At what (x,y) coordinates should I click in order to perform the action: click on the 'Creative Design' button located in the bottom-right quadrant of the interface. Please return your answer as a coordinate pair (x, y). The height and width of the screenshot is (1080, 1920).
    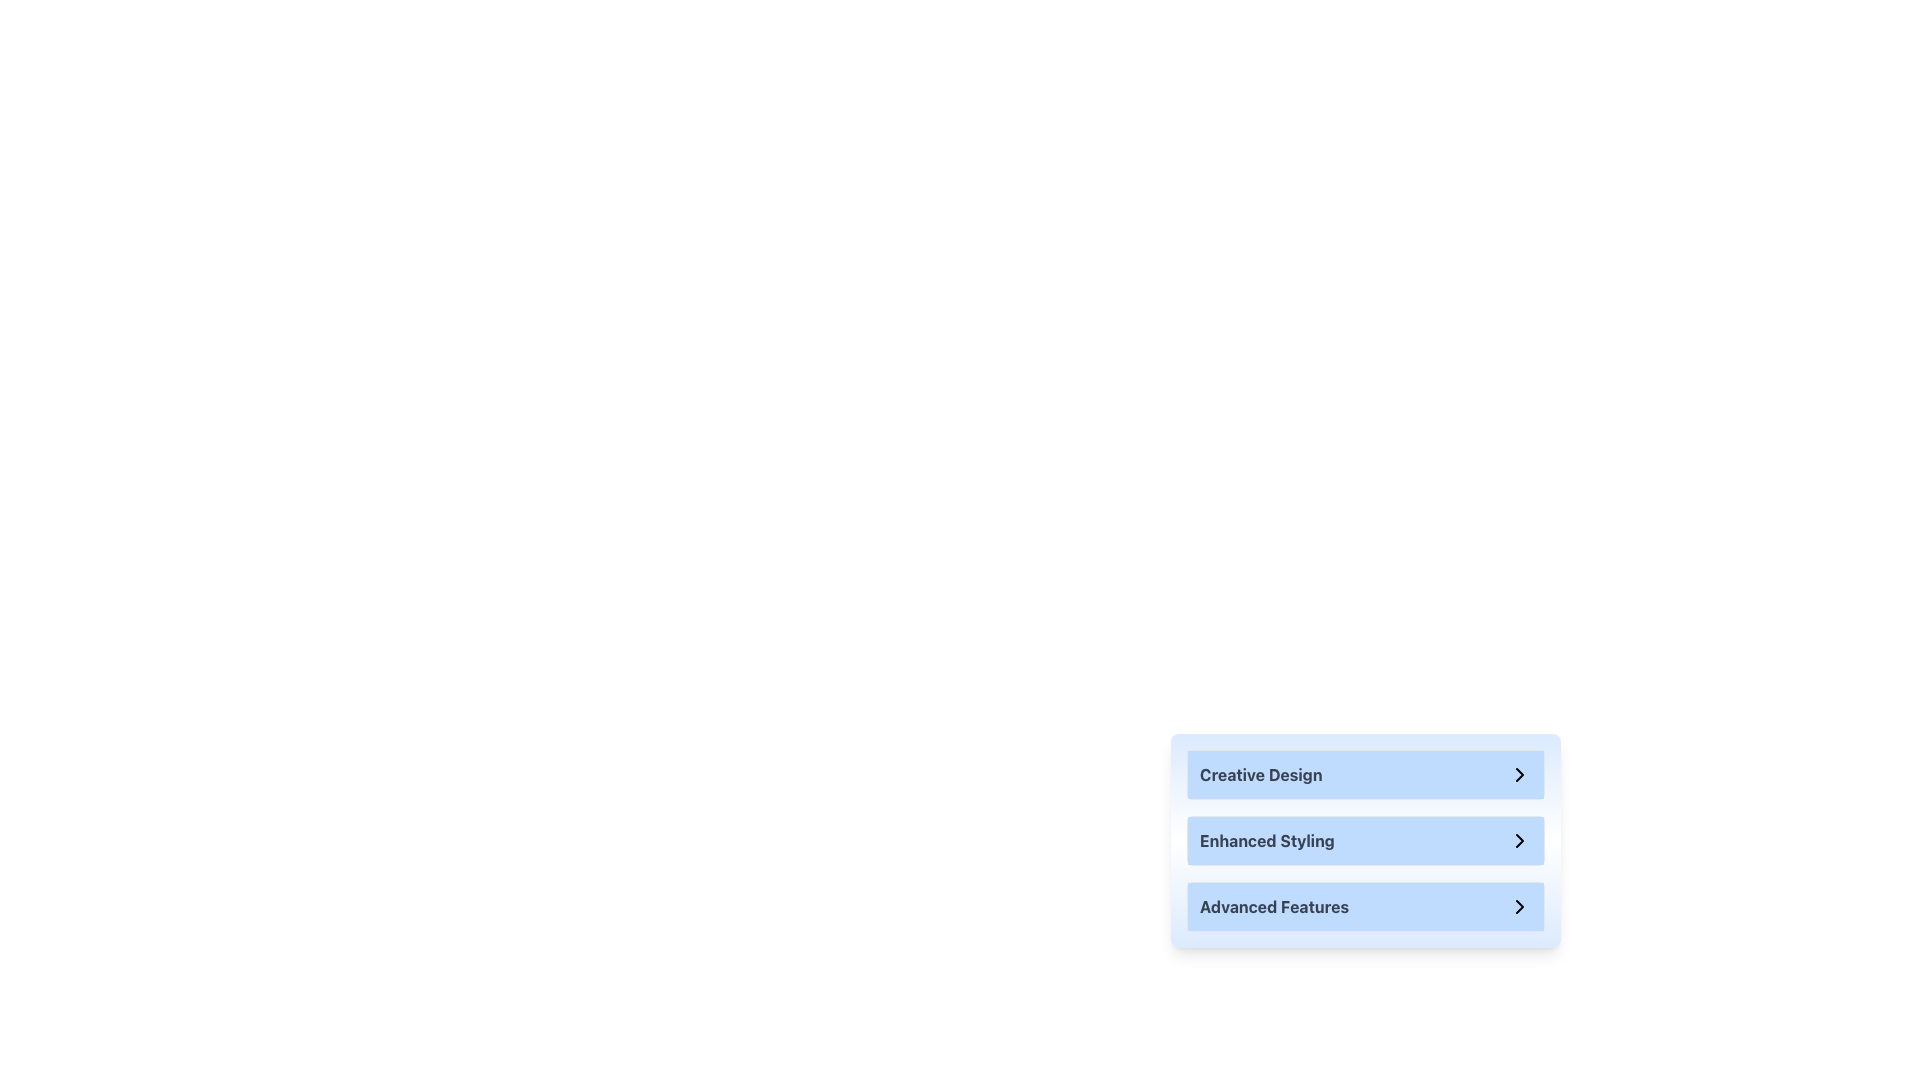
    Looking at the image, I should click on (1365, 774).